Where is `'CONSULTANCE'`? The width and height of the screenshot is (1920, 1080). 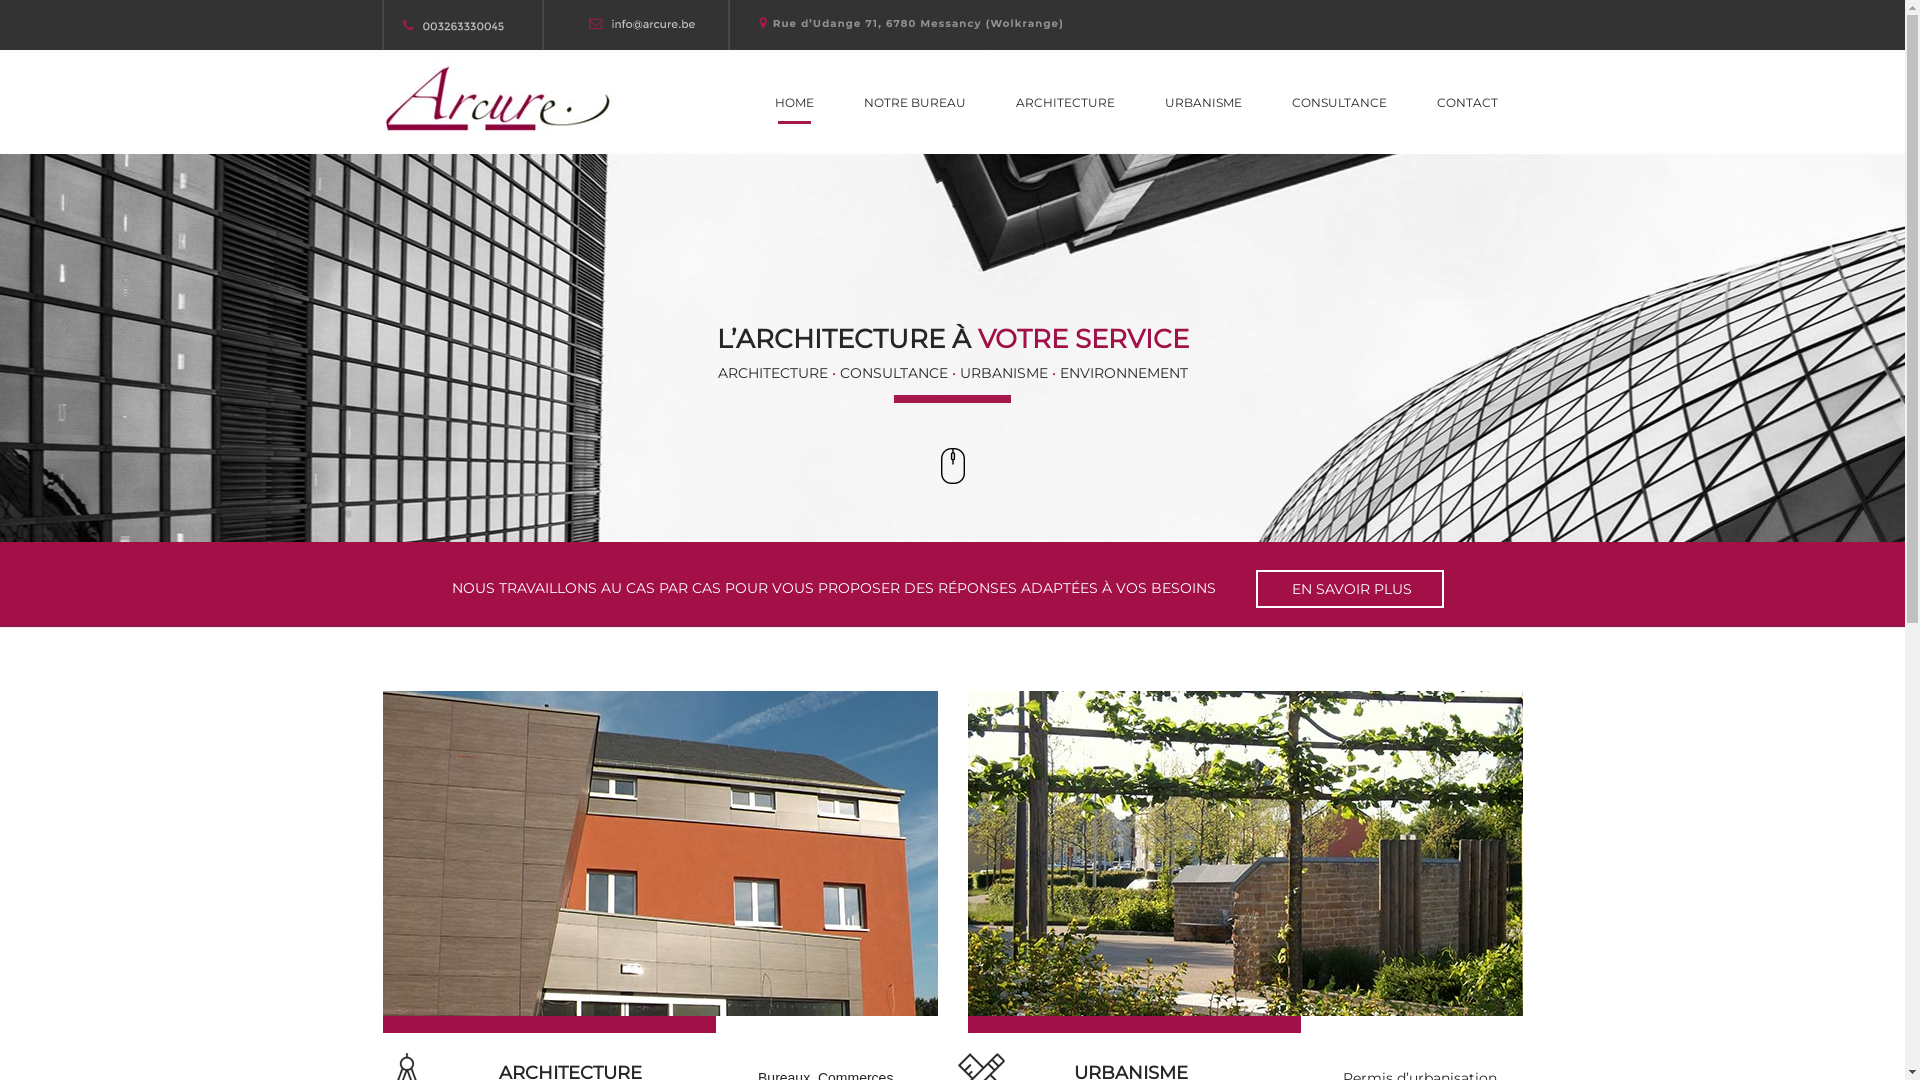 'CONSULTANCE' is located at coordinates (1338, 103).